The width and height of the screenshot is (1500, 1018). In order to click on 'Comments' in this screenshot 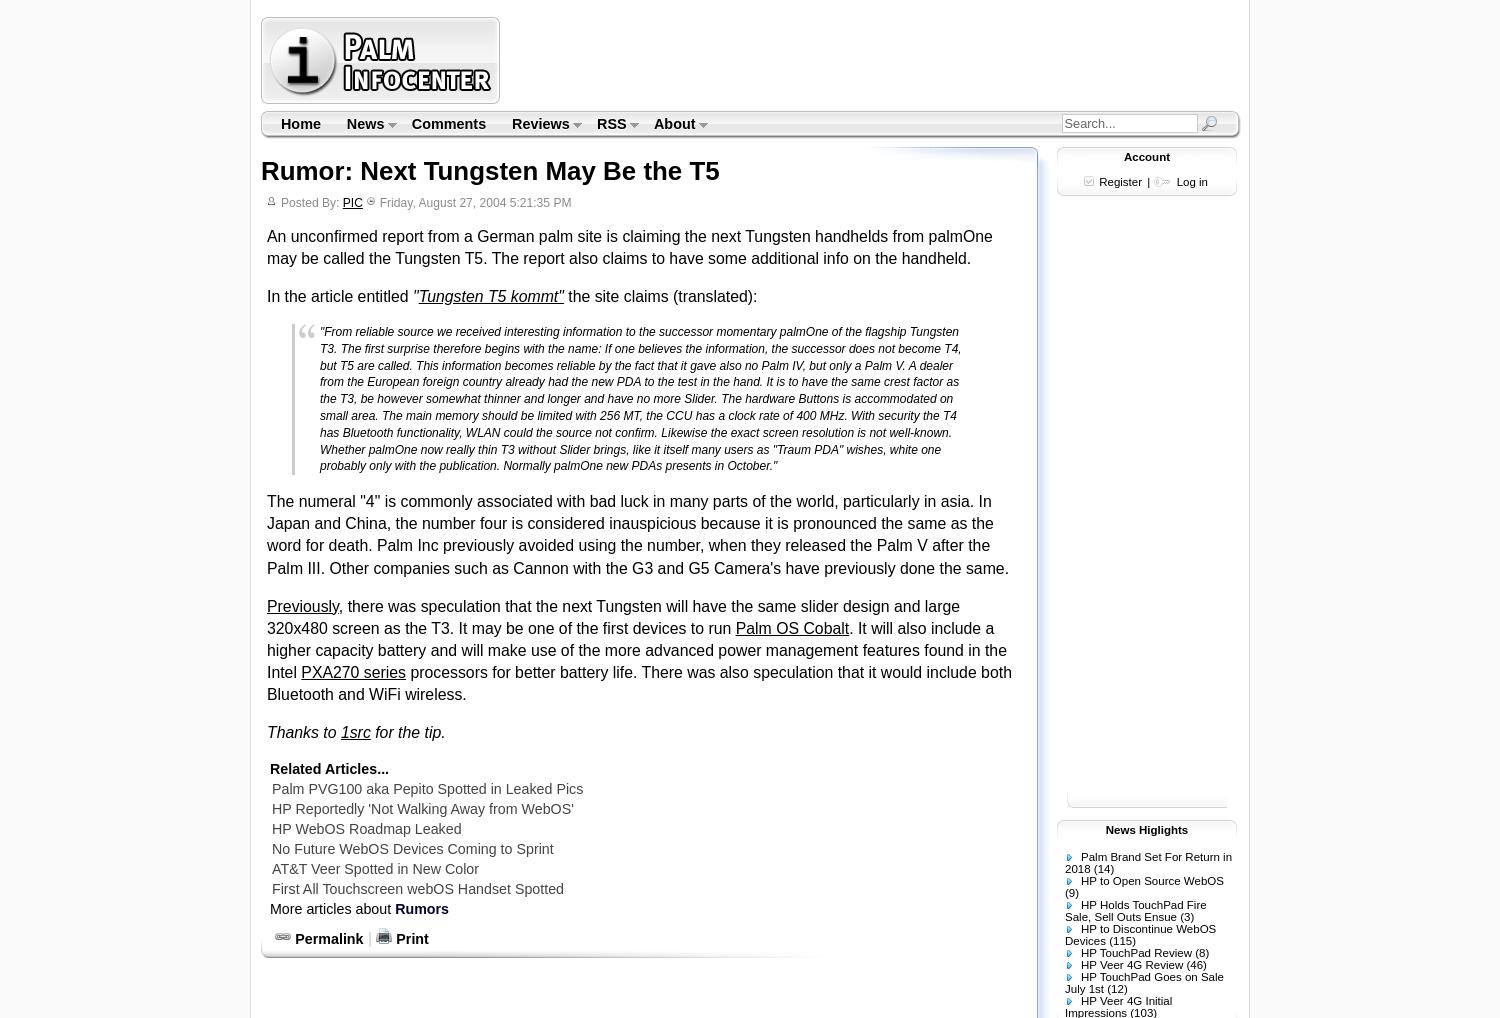, I will do `click(447, 122)`.